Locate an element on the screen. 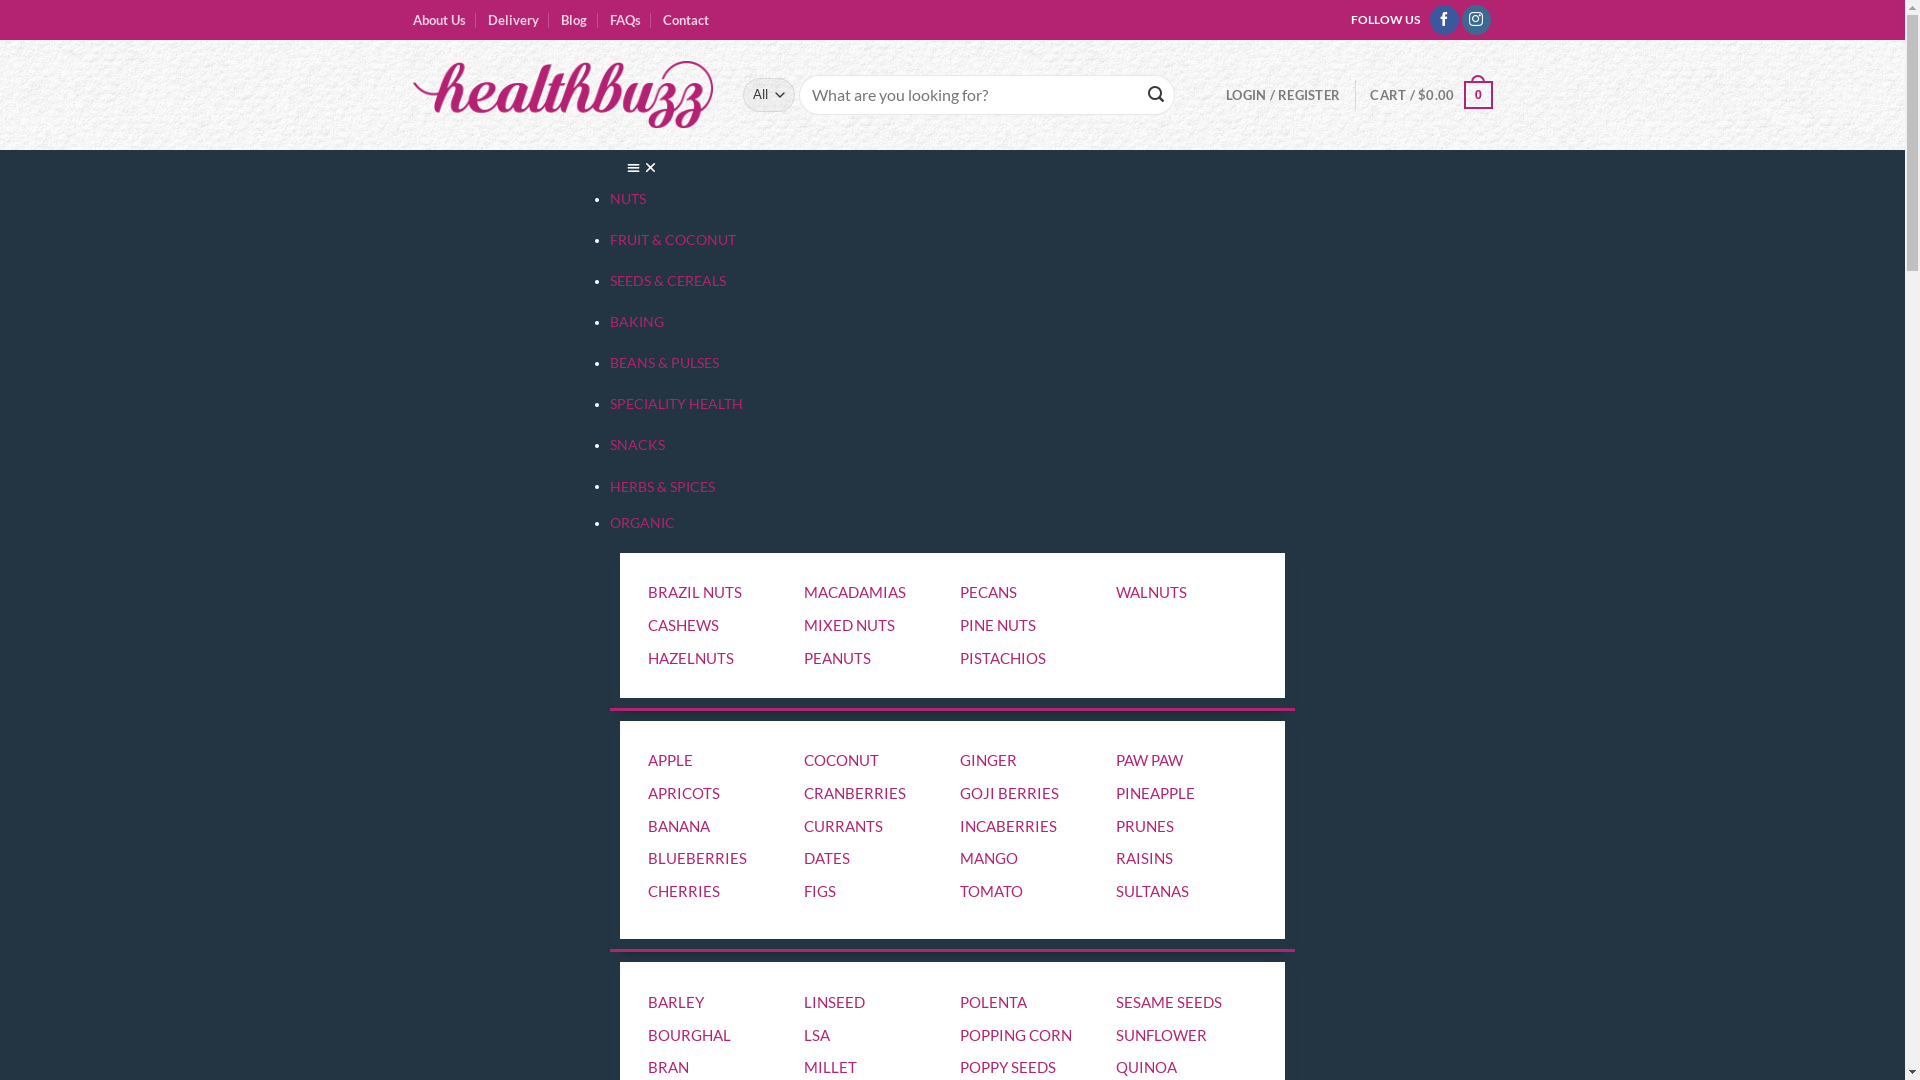 This screenshot has height=1080, width=1920. 'Search' is located at coordinates (1156, 95).